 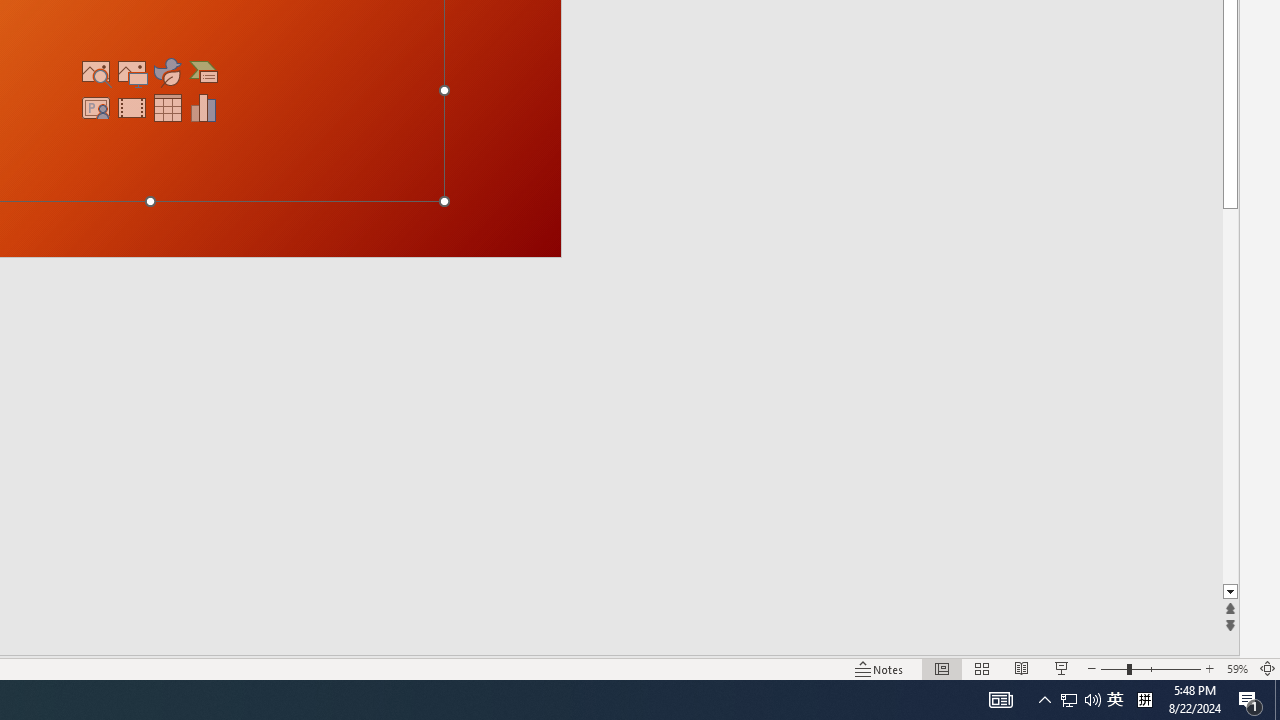 What do you see at coordinates (1236, 669) in the screenshot?
I see `'Zoom 59%'` at bounding box center [1236, 669].